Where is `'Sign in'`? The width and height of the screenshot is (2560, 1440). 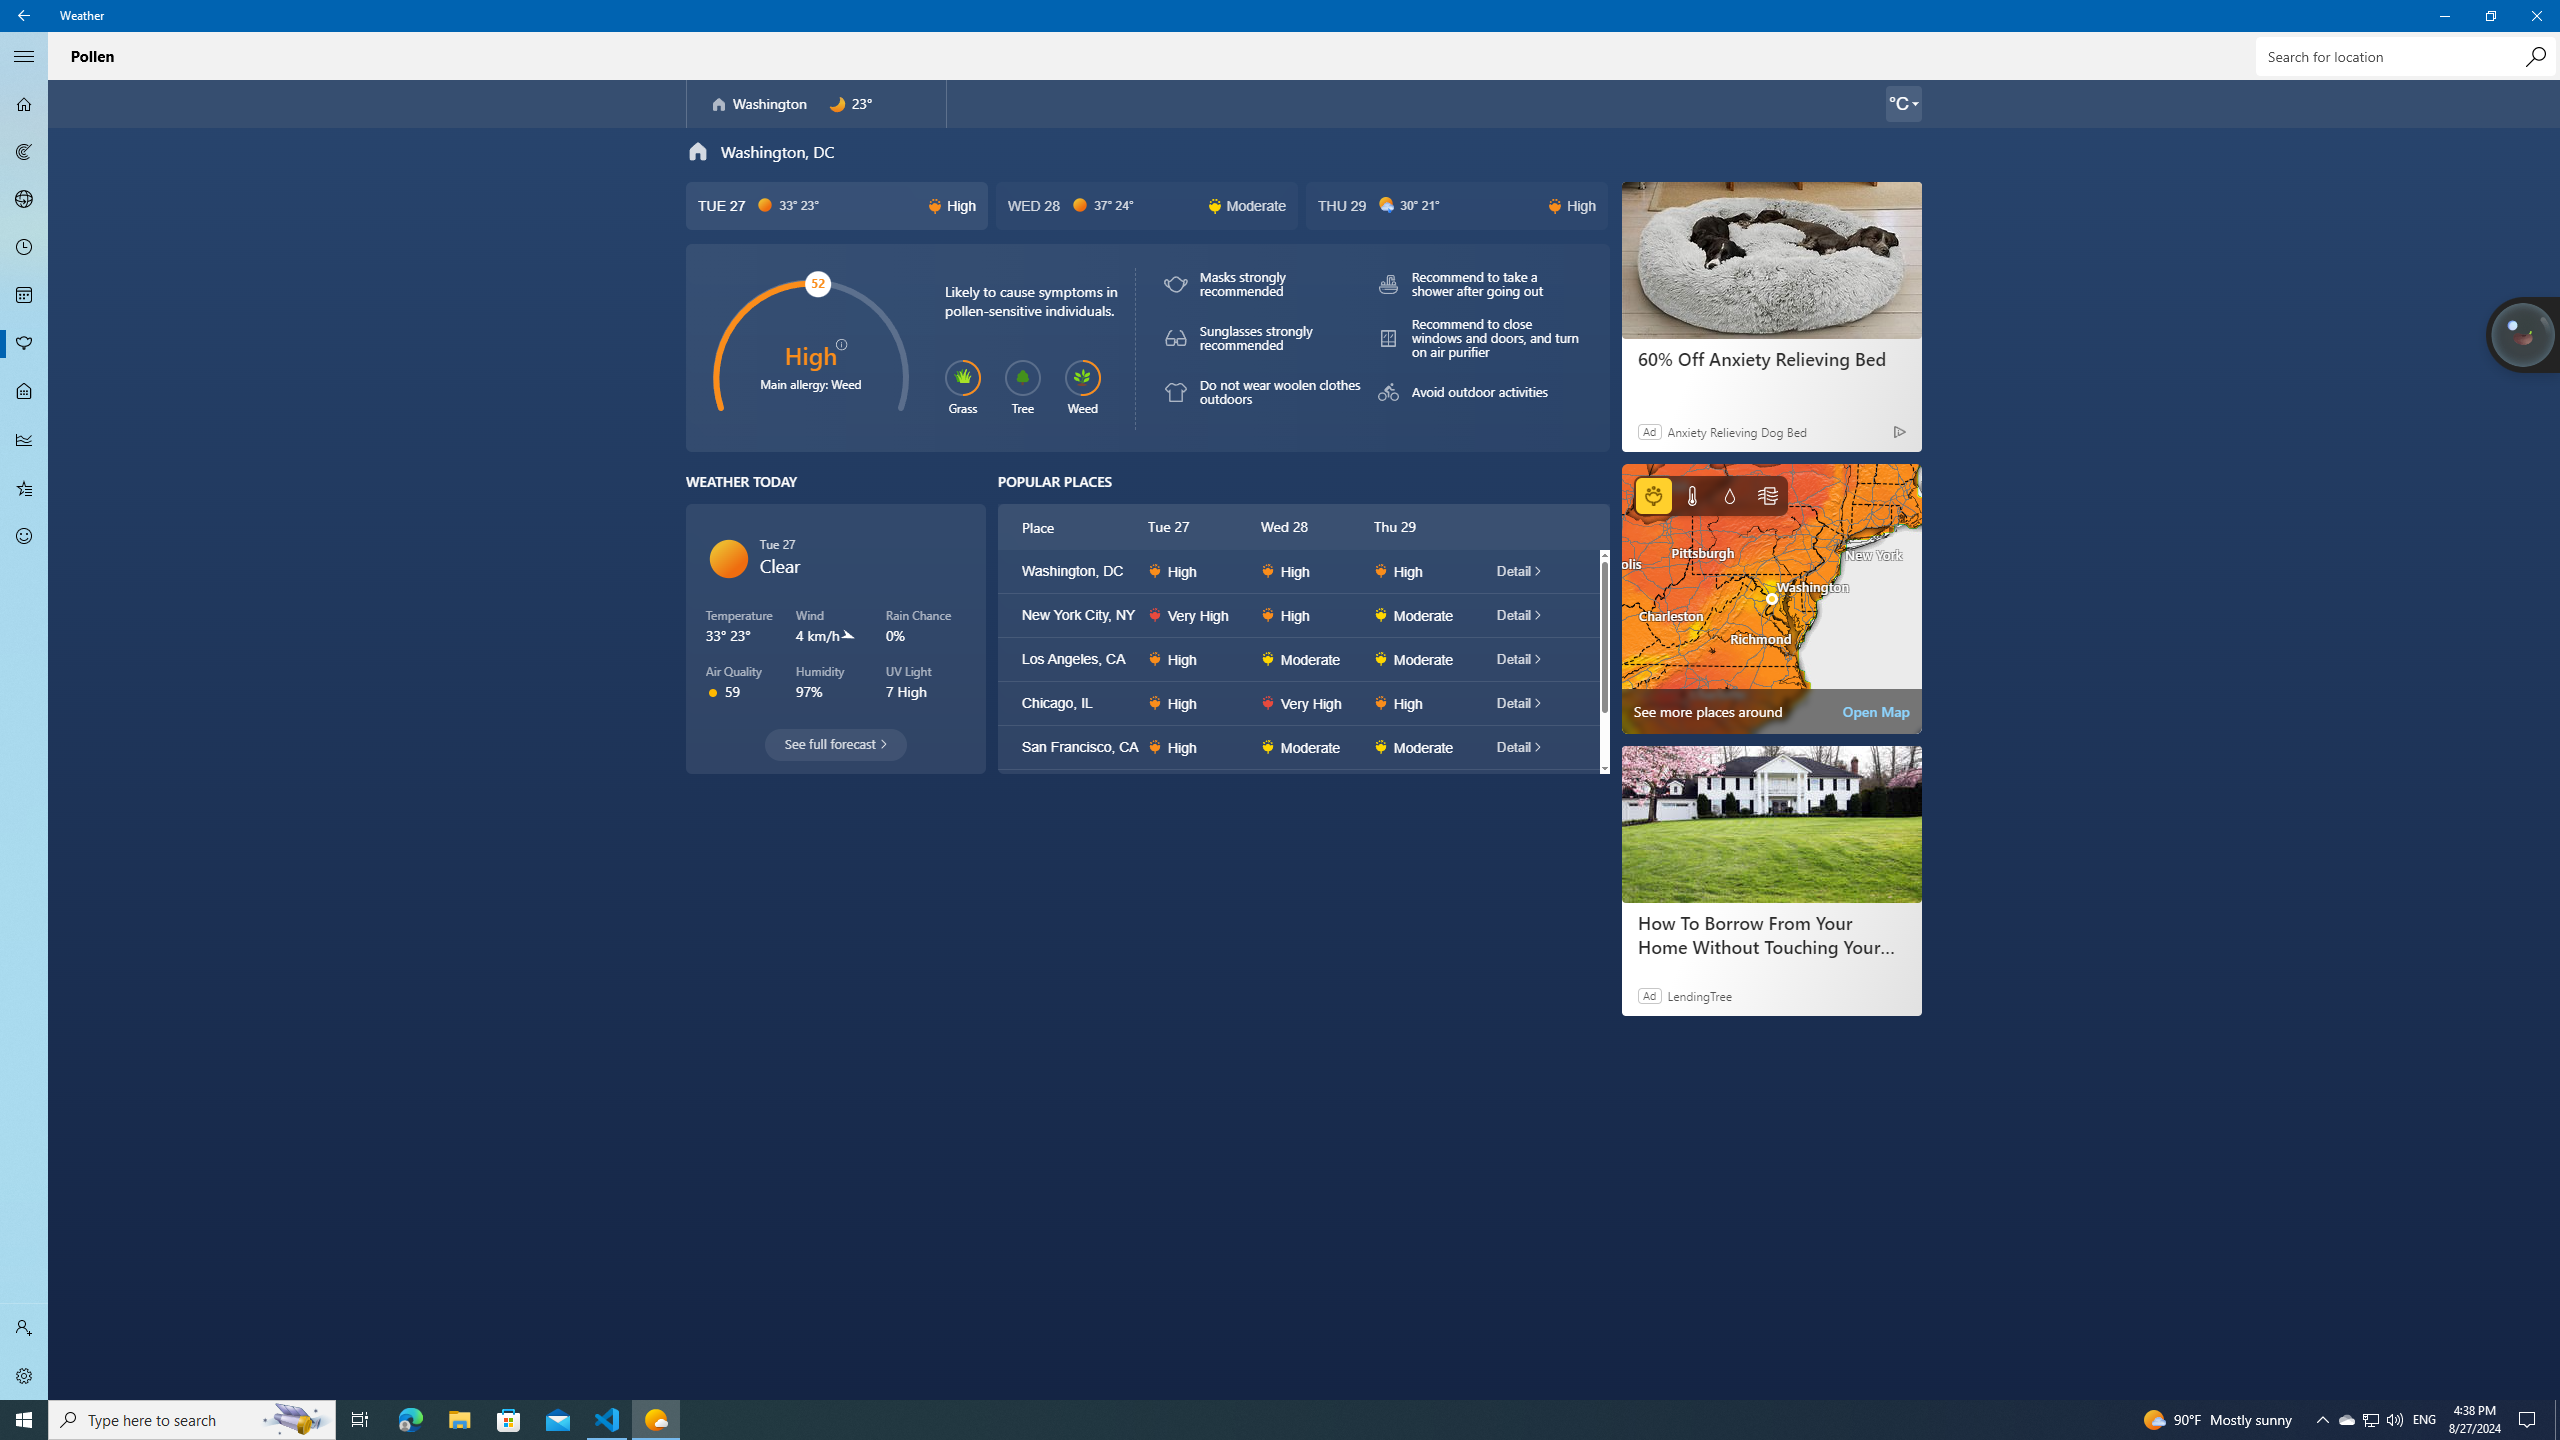 'Sign in' is located at coordinates (24, 1328).